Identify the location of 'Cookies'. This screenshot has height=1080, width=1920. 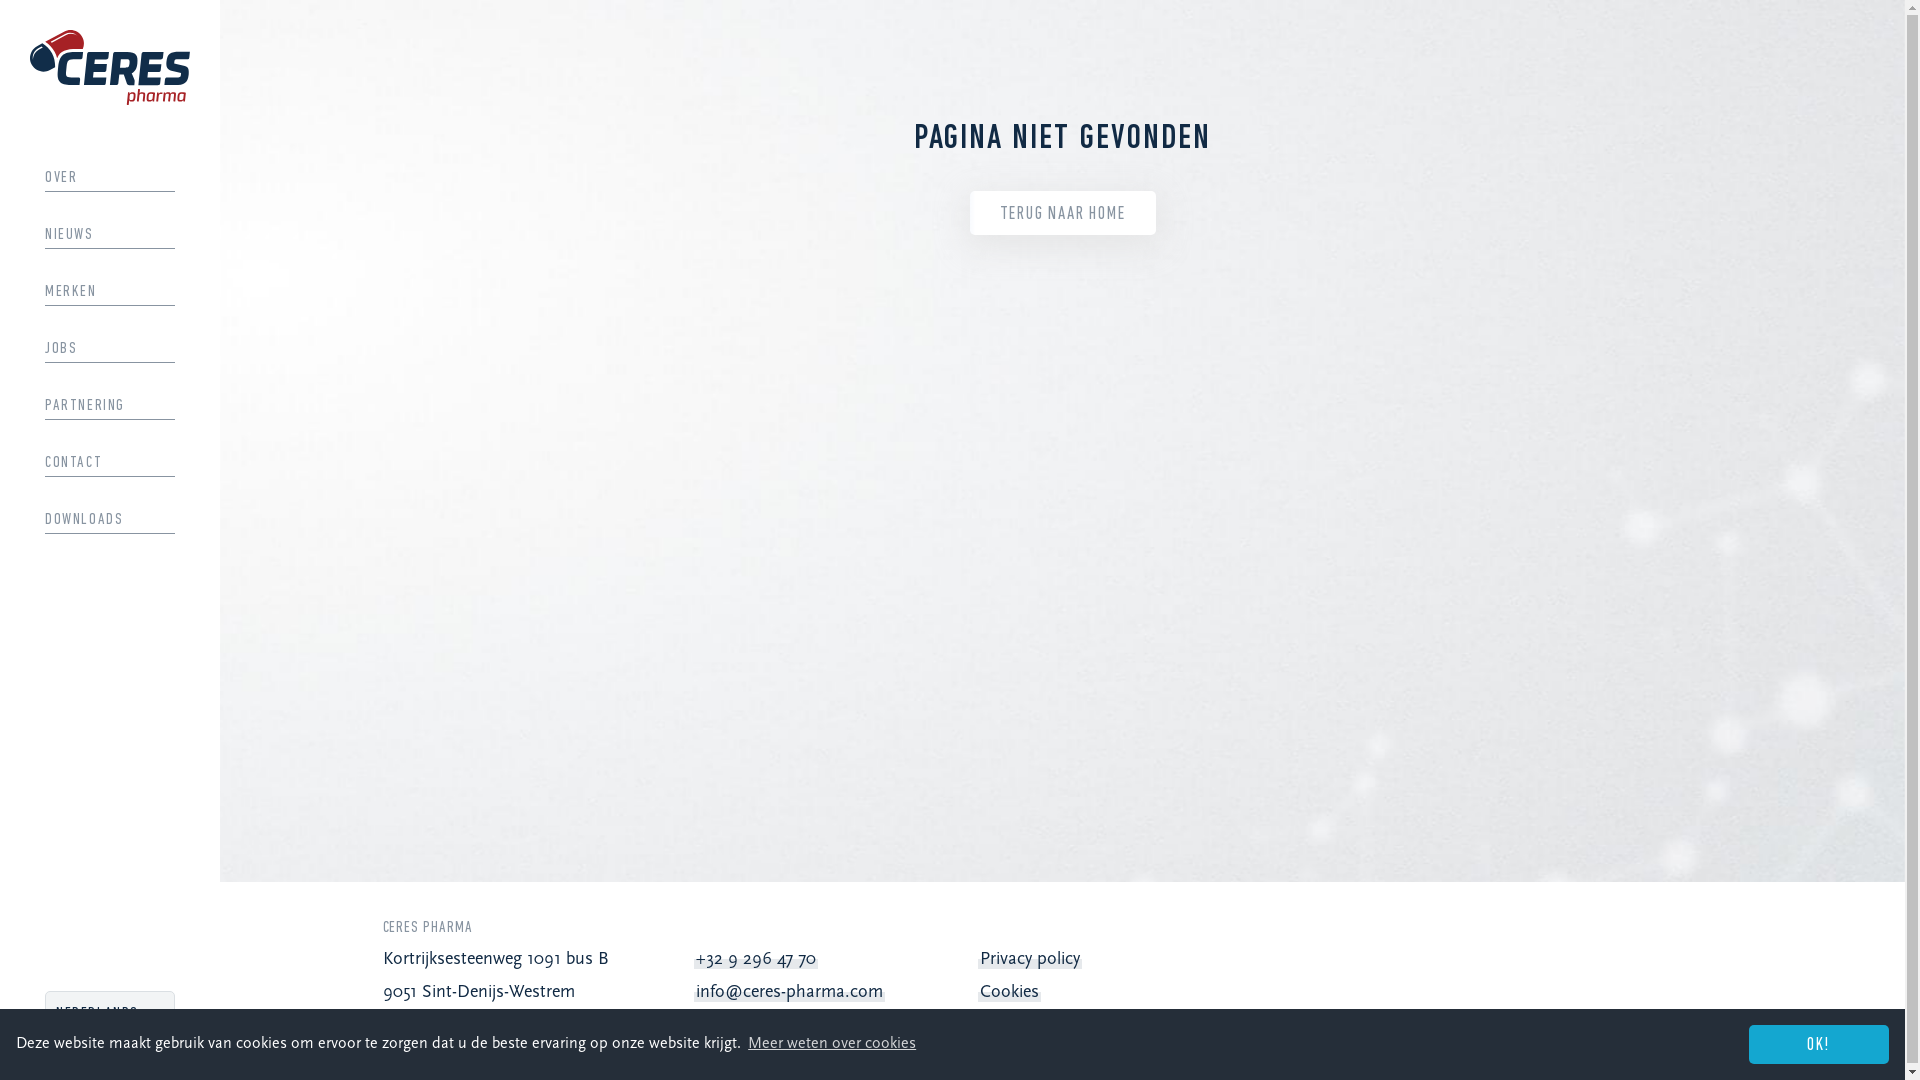
(979, 992).